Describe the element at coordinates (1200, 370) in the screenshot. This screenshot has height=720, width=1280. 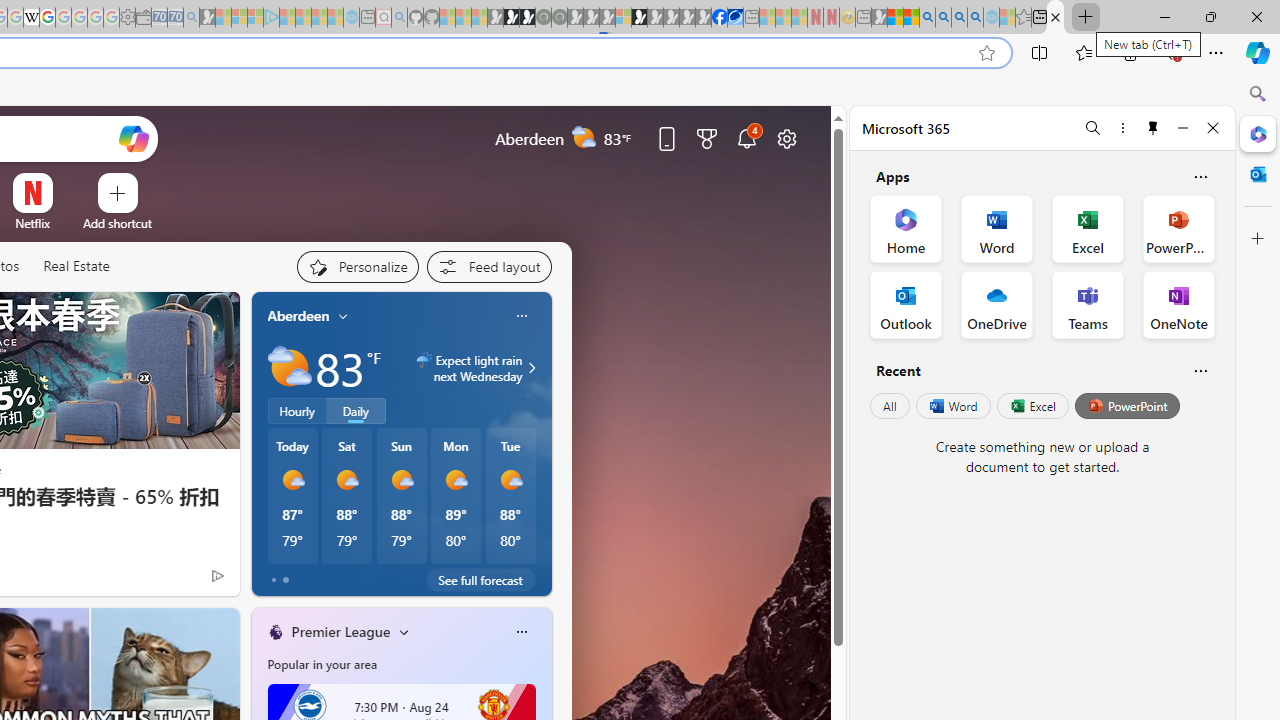
I see `'Is this helpful?'` at that location.